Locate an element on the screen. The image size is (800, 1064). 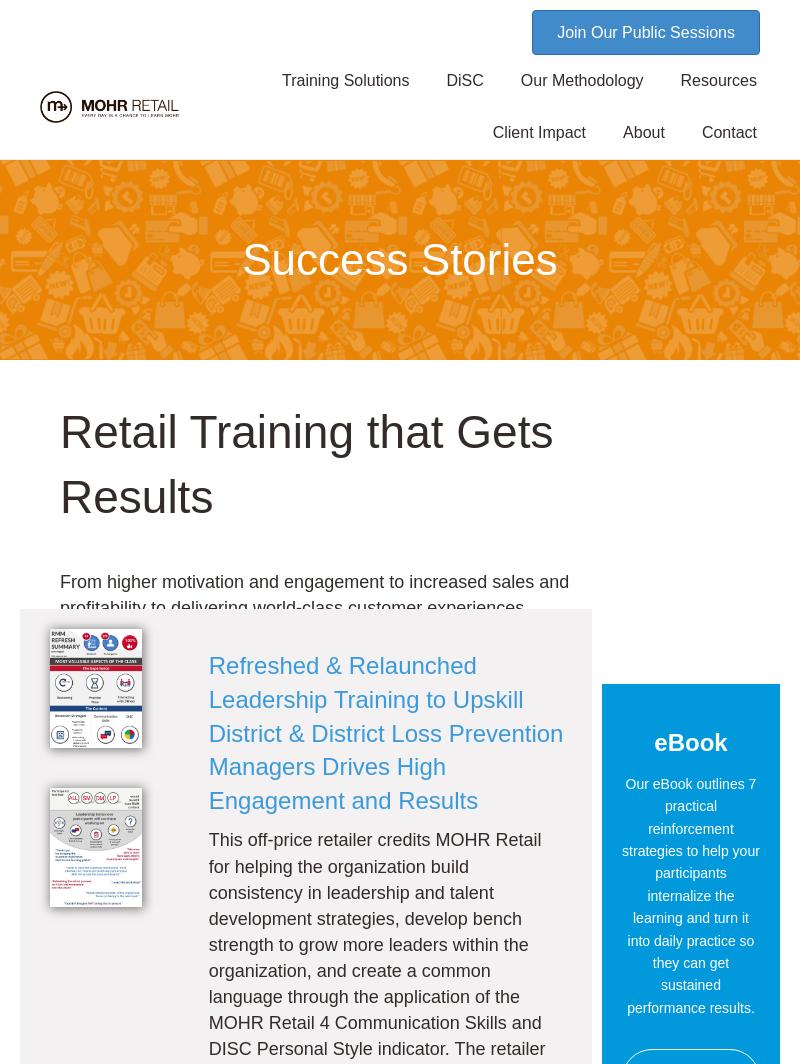
'Our eBook outlines 7 practical reinforcement strategies to help your participants internalize the learning and turn it into daily practice so they can get sustained performance results.' is located at coordinates (690, 895).